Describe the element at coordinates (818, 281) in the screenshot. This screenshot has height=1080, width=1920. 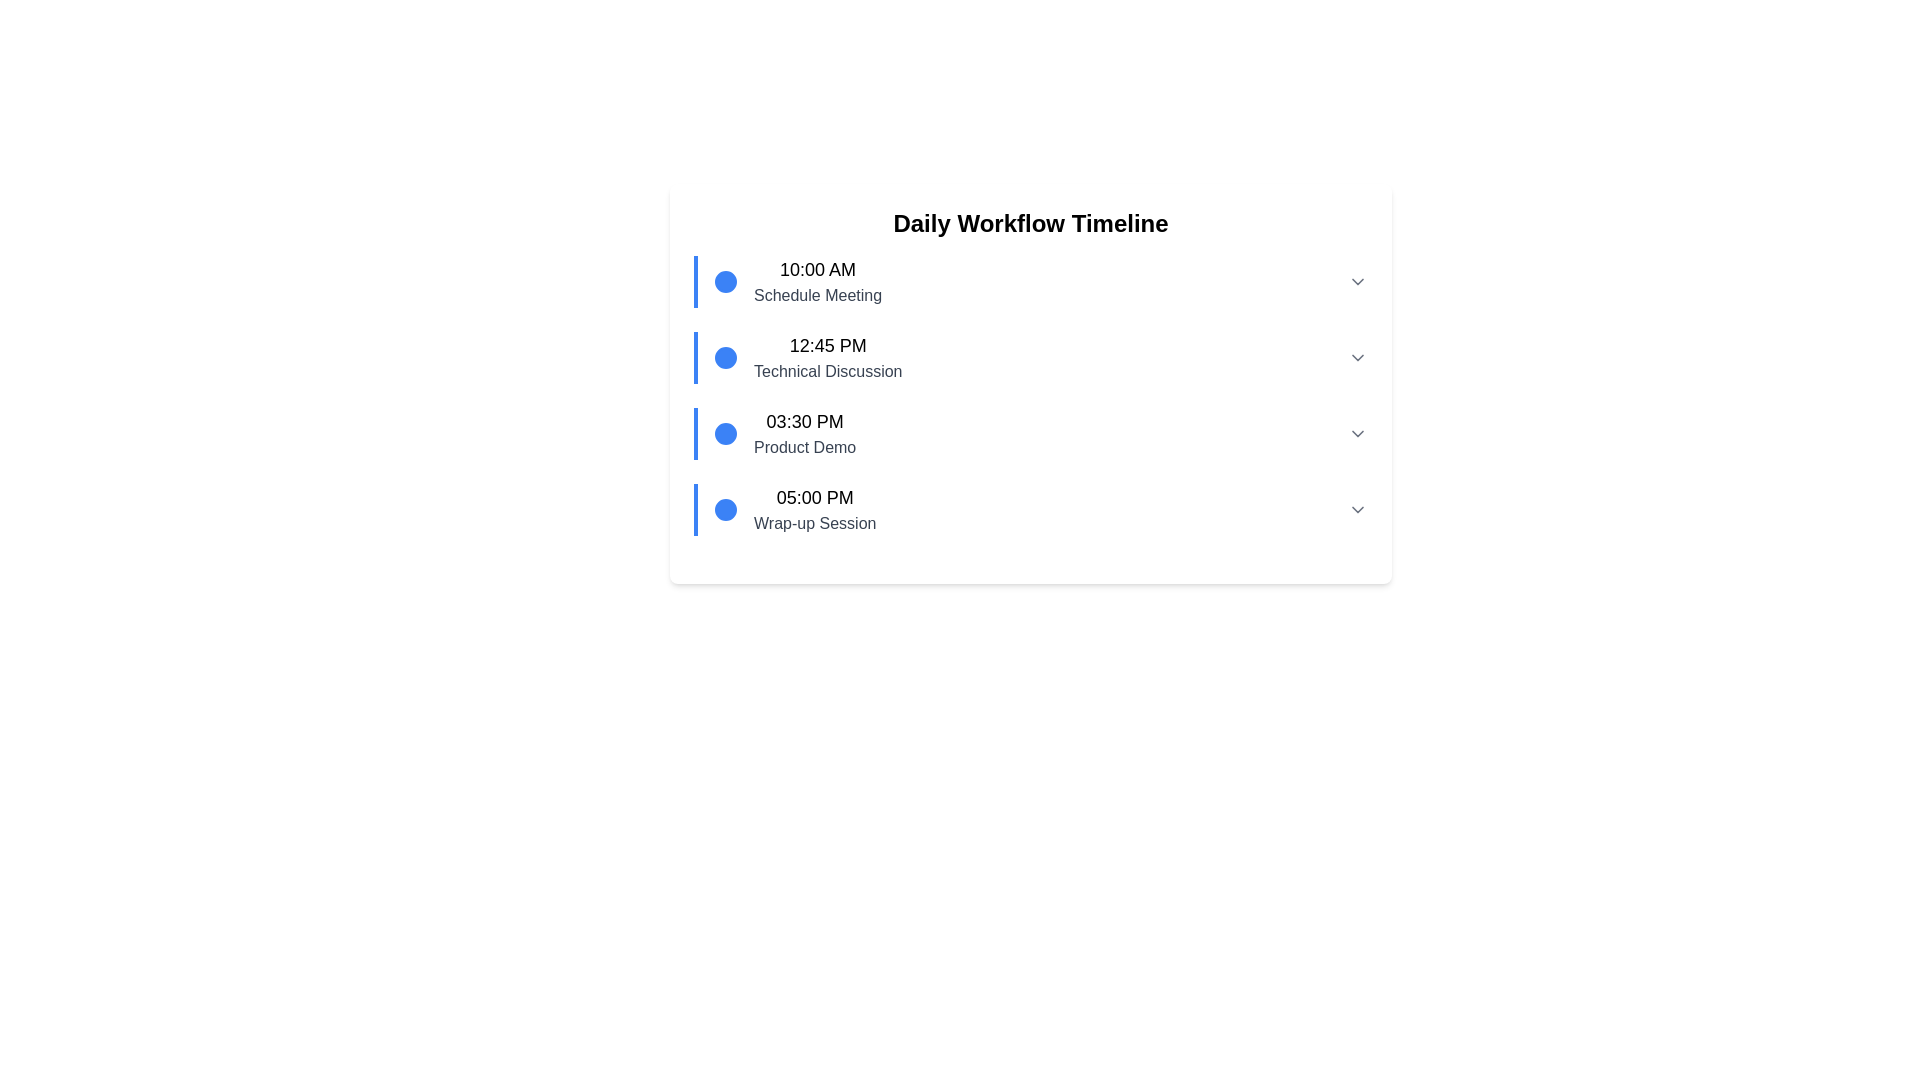
I see `the first timeline entry for the event scheduled at 10:00 AM, which describes 'Schedule Meeting', located under the 'Daily Workflow Timeline' heading` at that location.